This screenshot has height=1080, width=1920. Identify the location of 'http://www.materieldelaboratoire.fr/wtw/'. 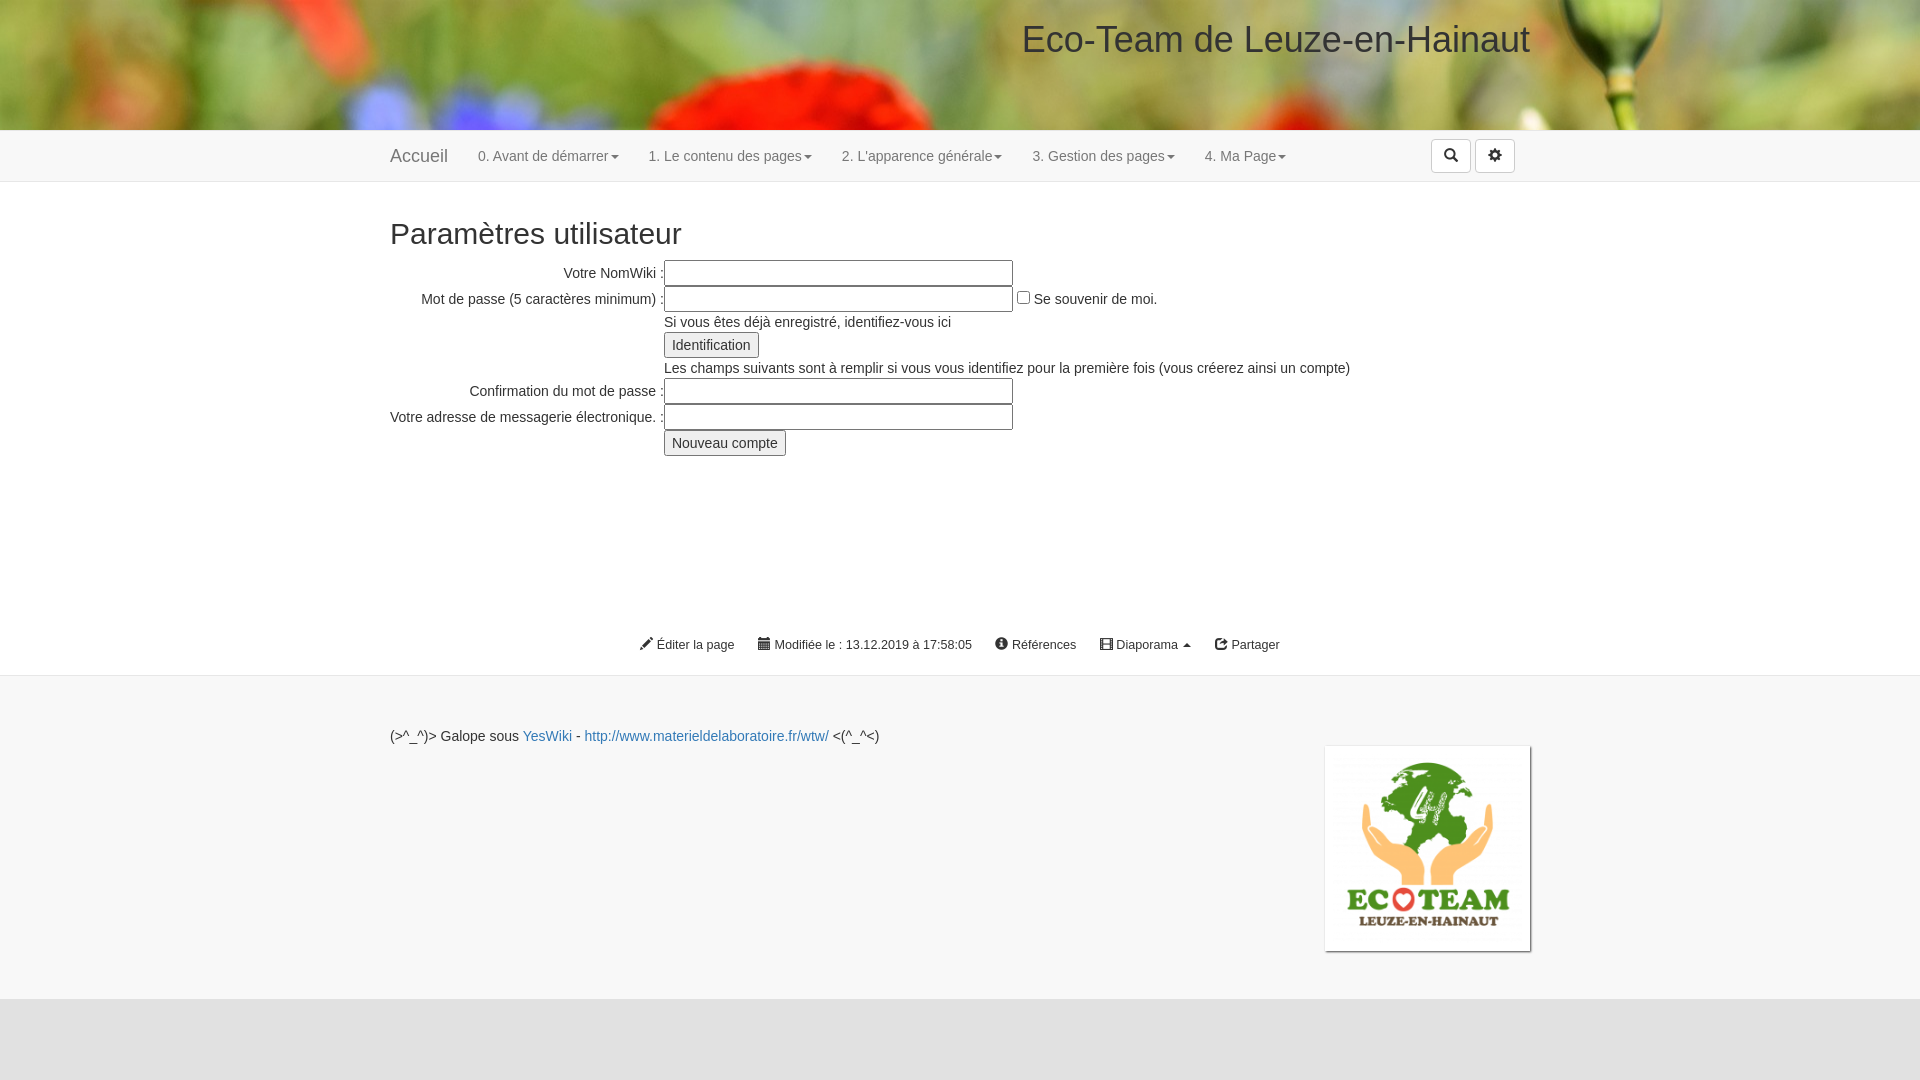
(705, 736).